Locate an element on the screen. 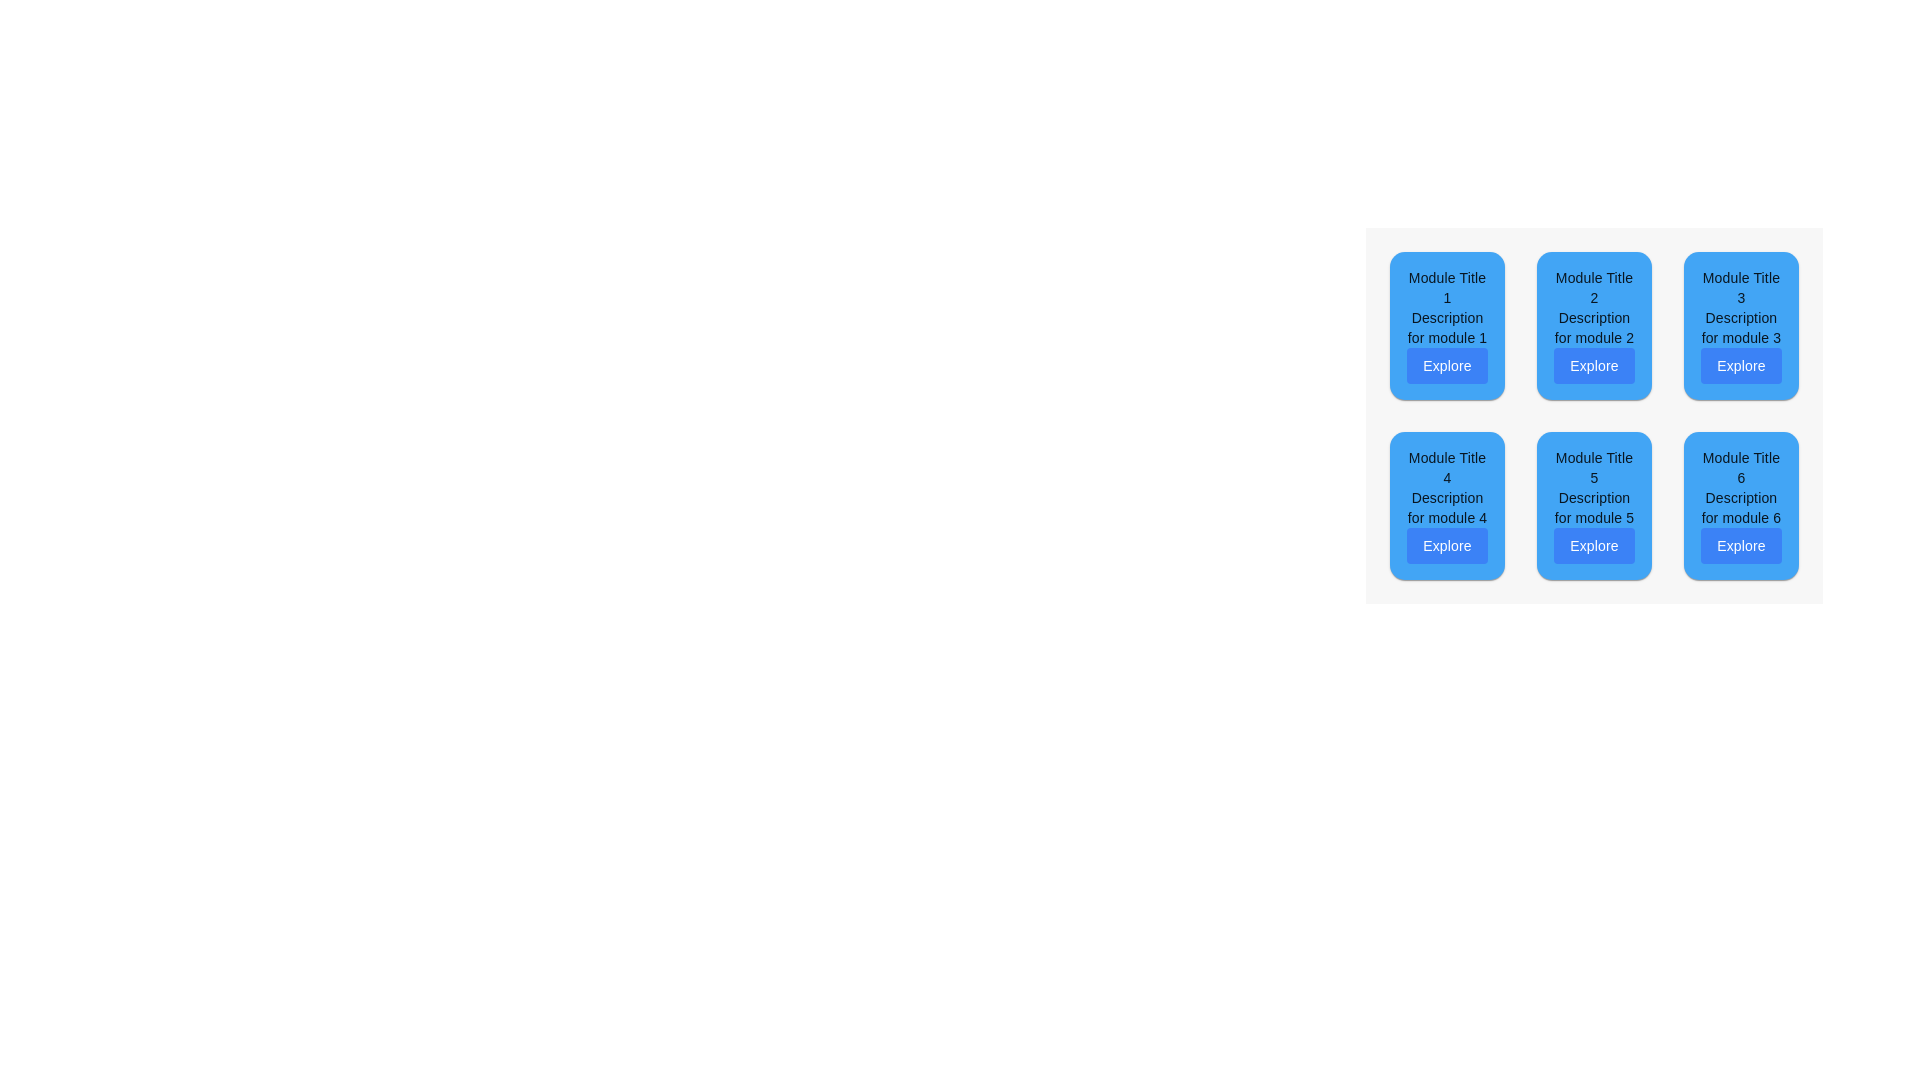 This screenshot has height=1080, width=1920. the rectangular button with rounded corners labeled 'Explore' located at the bottom of the fifth card in the grid layout is located at coordinates (1593, 546).